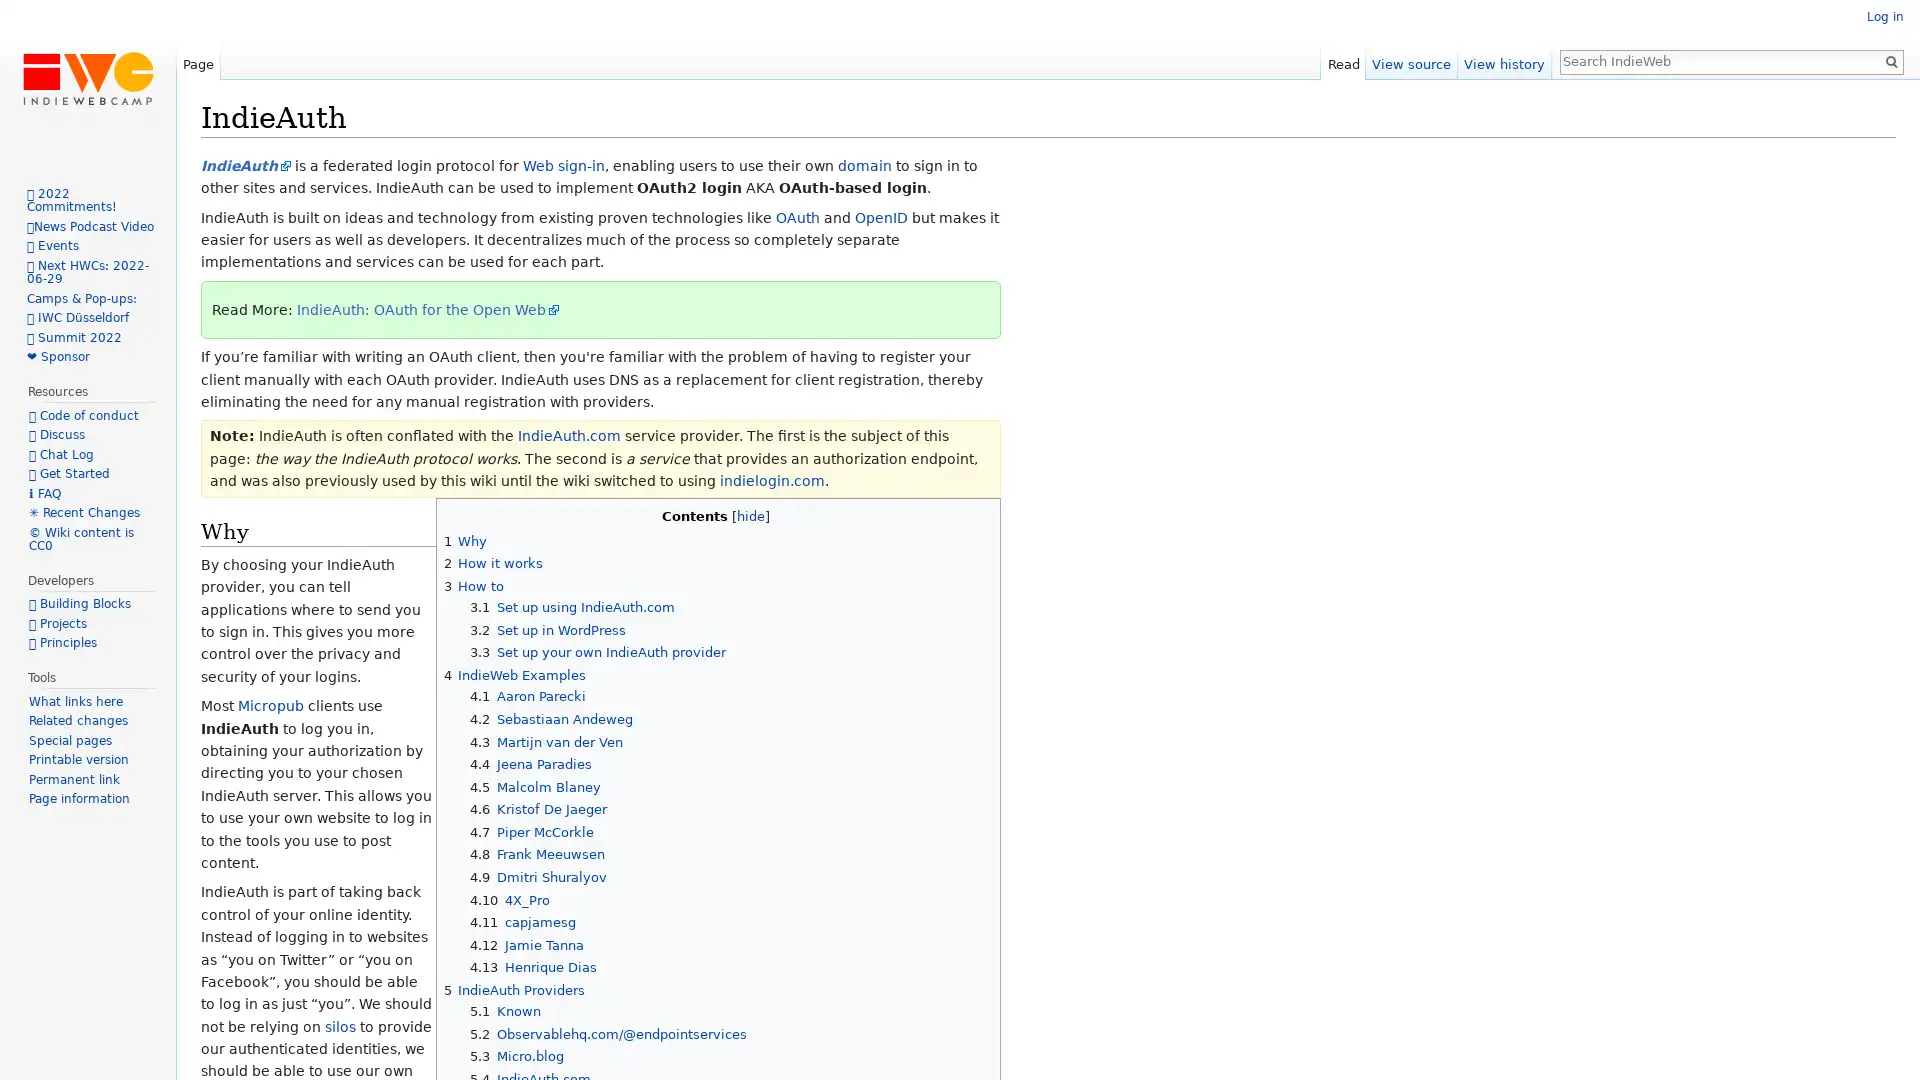  I want to click on hide, so click(749, 514).